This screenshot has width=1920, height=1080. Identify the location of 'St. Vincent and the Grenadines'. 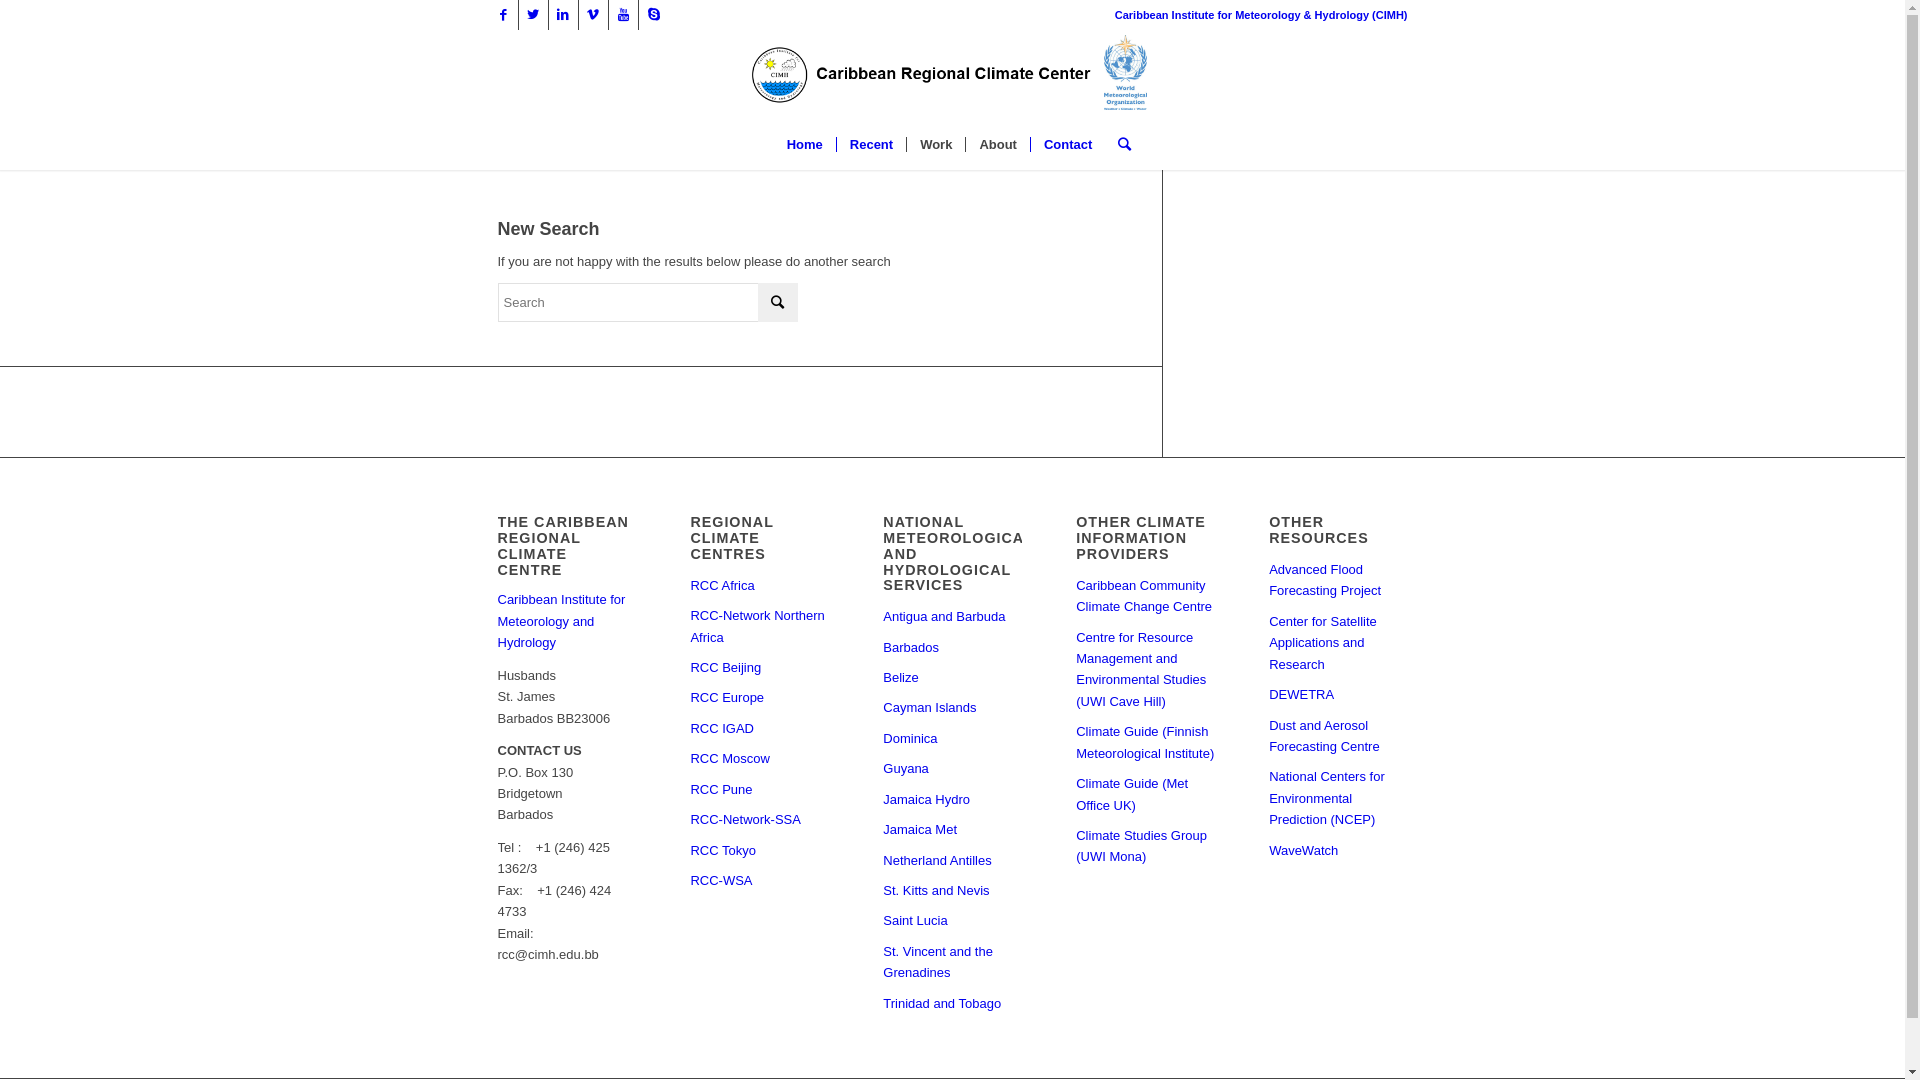
(950, 962).